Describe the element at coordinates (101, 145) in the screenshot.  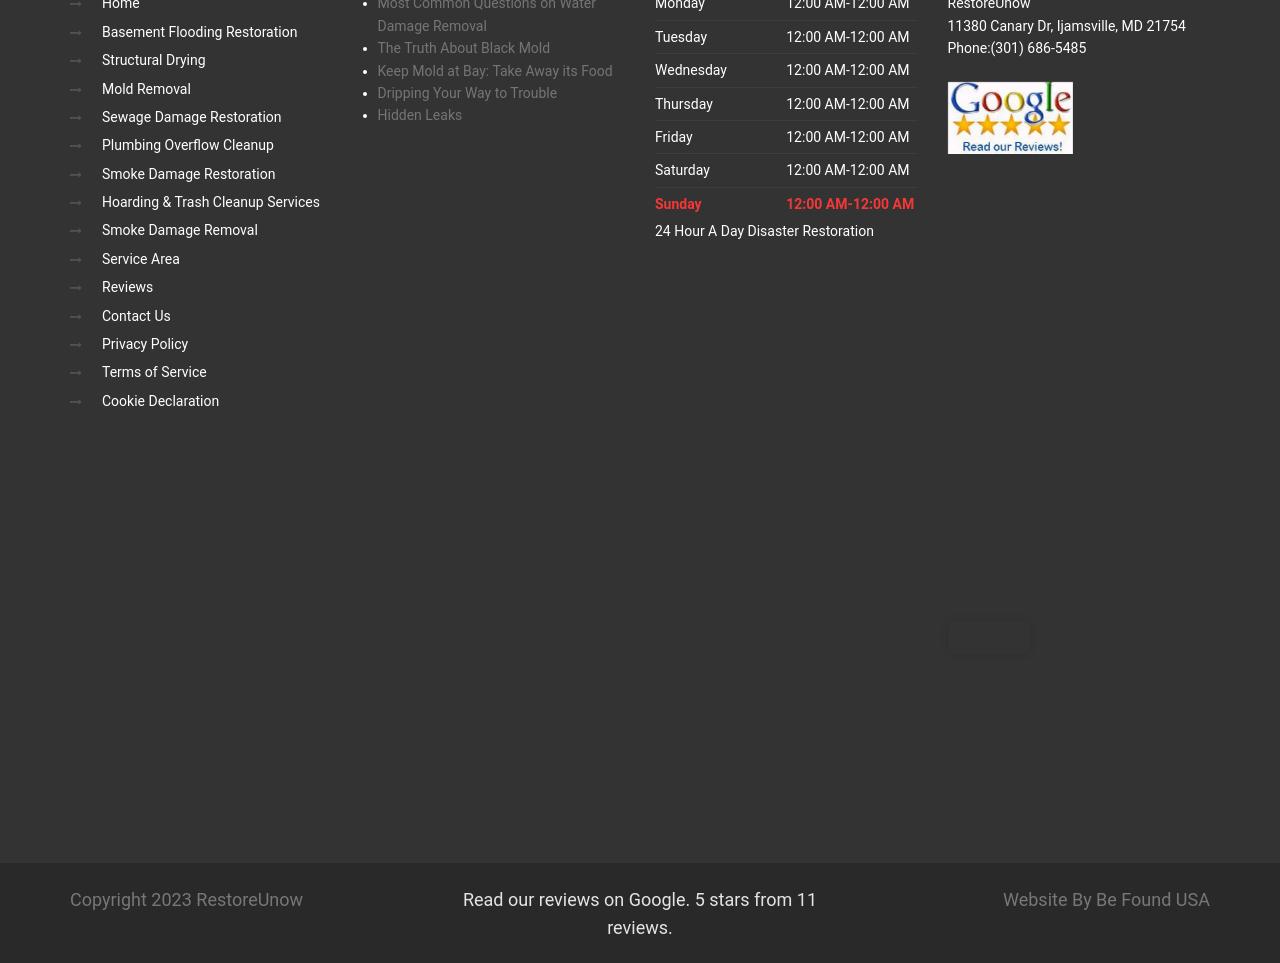
I see `'Plumbing Overflow Cleanup'` at that location.